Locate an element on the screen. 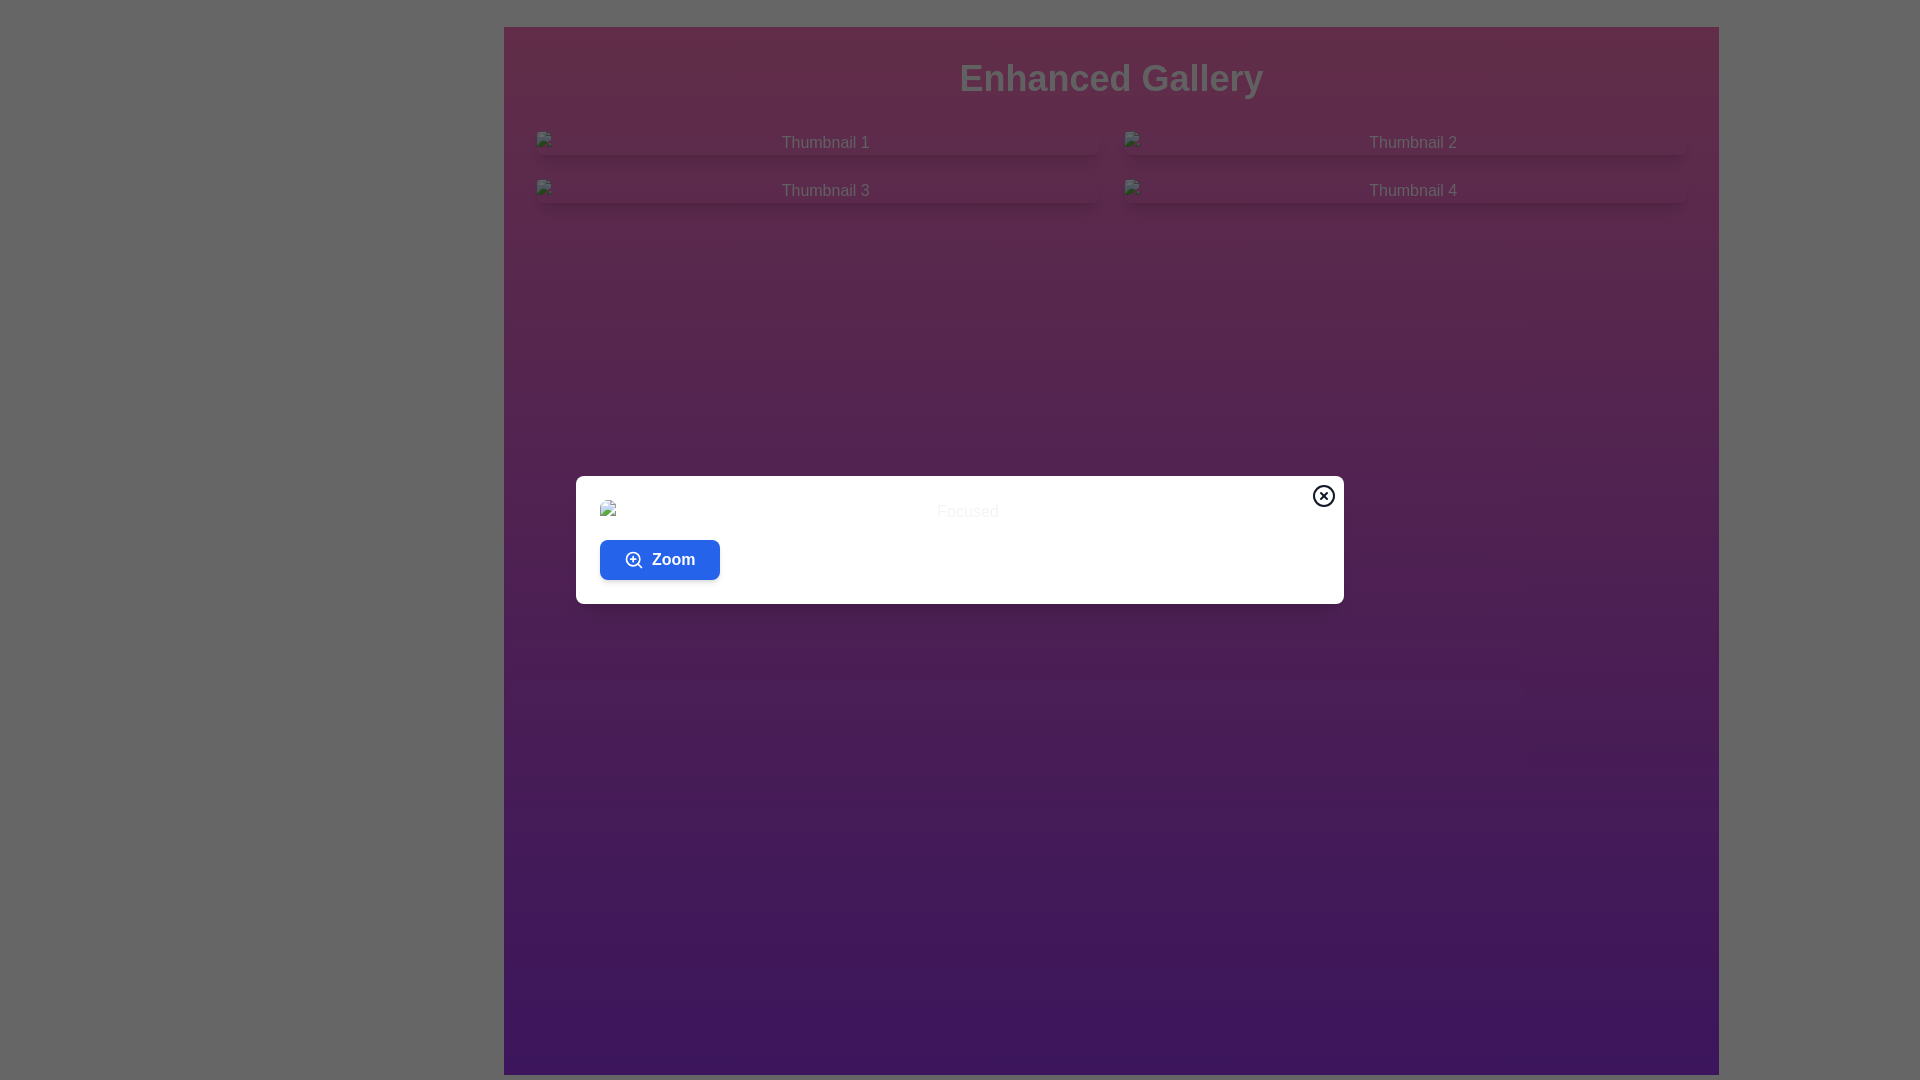  the Close Button located at the top-right corner of the dialog box to change its color is located at coordinates (1324, 495).